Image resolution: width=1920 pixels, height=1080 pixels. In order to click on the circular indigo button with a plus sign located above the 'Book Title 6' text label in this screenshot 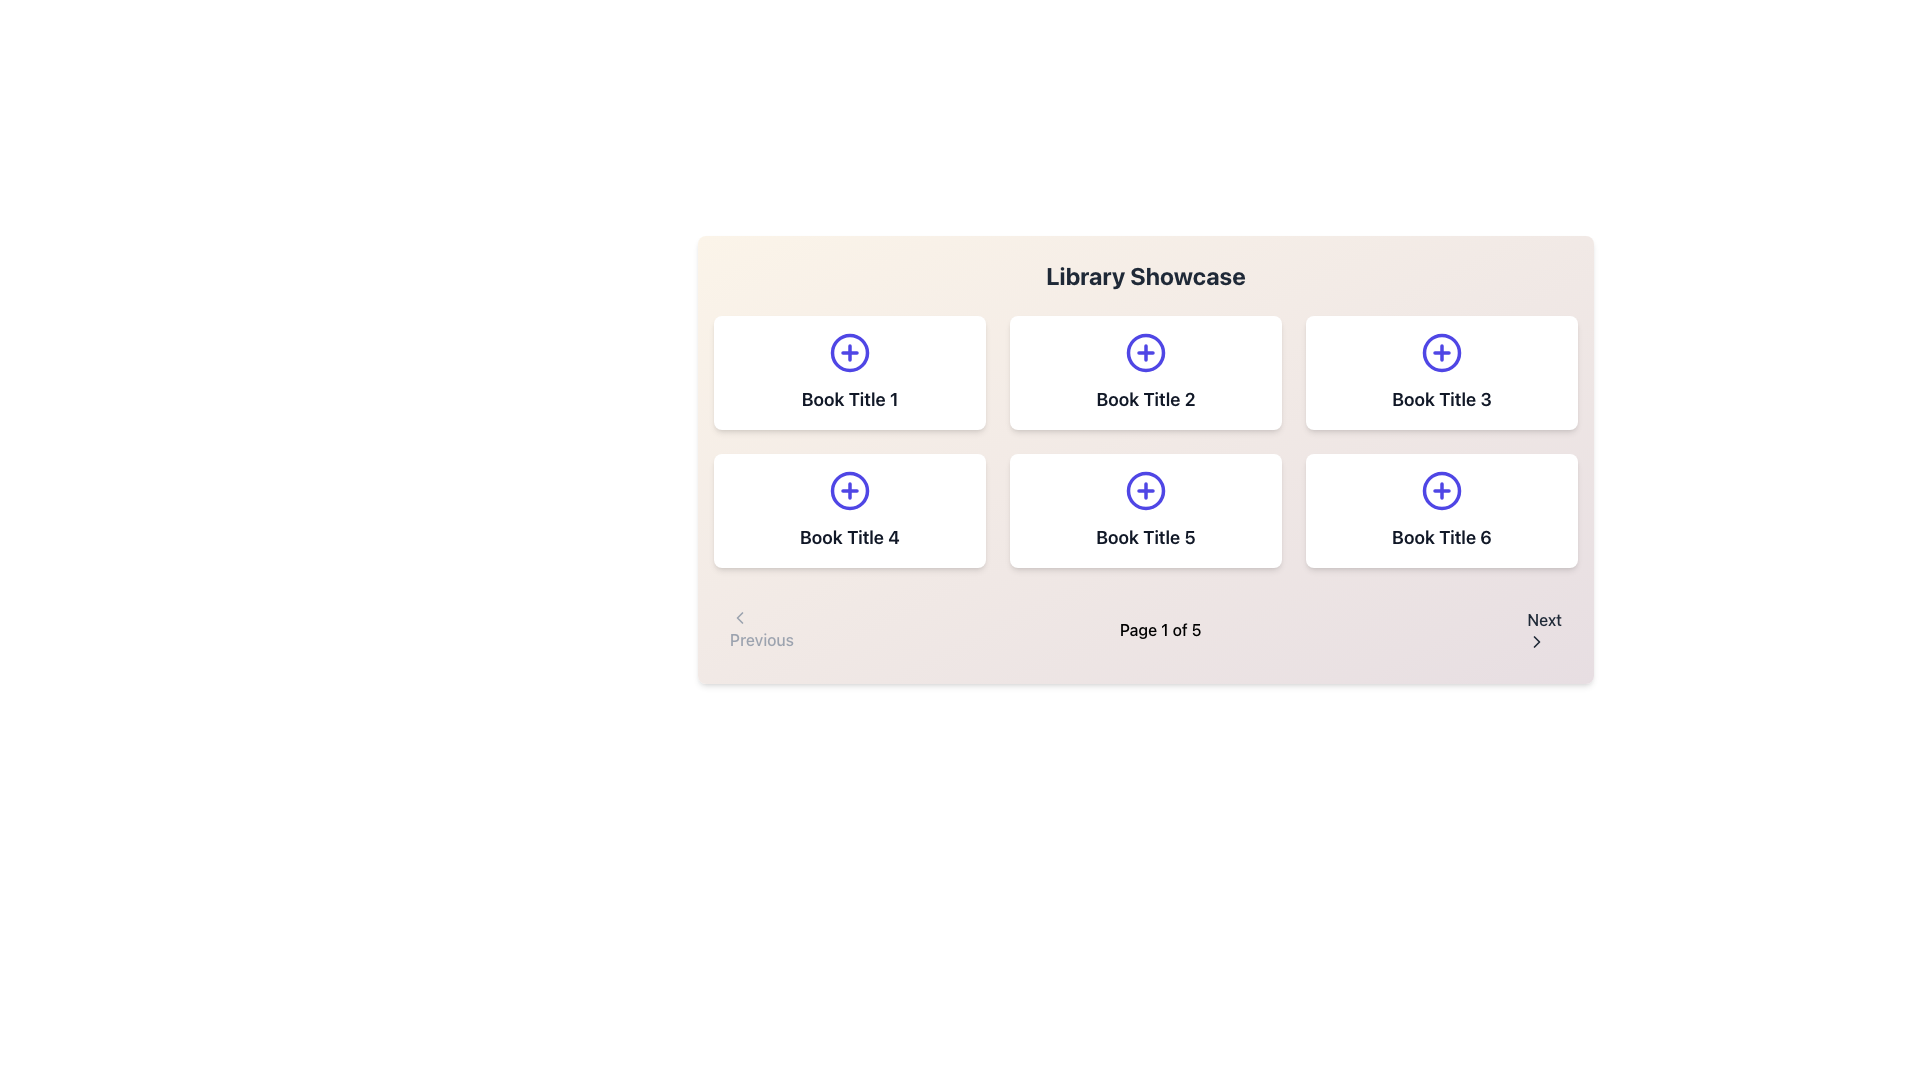, I will do `click(1441, 490)`.